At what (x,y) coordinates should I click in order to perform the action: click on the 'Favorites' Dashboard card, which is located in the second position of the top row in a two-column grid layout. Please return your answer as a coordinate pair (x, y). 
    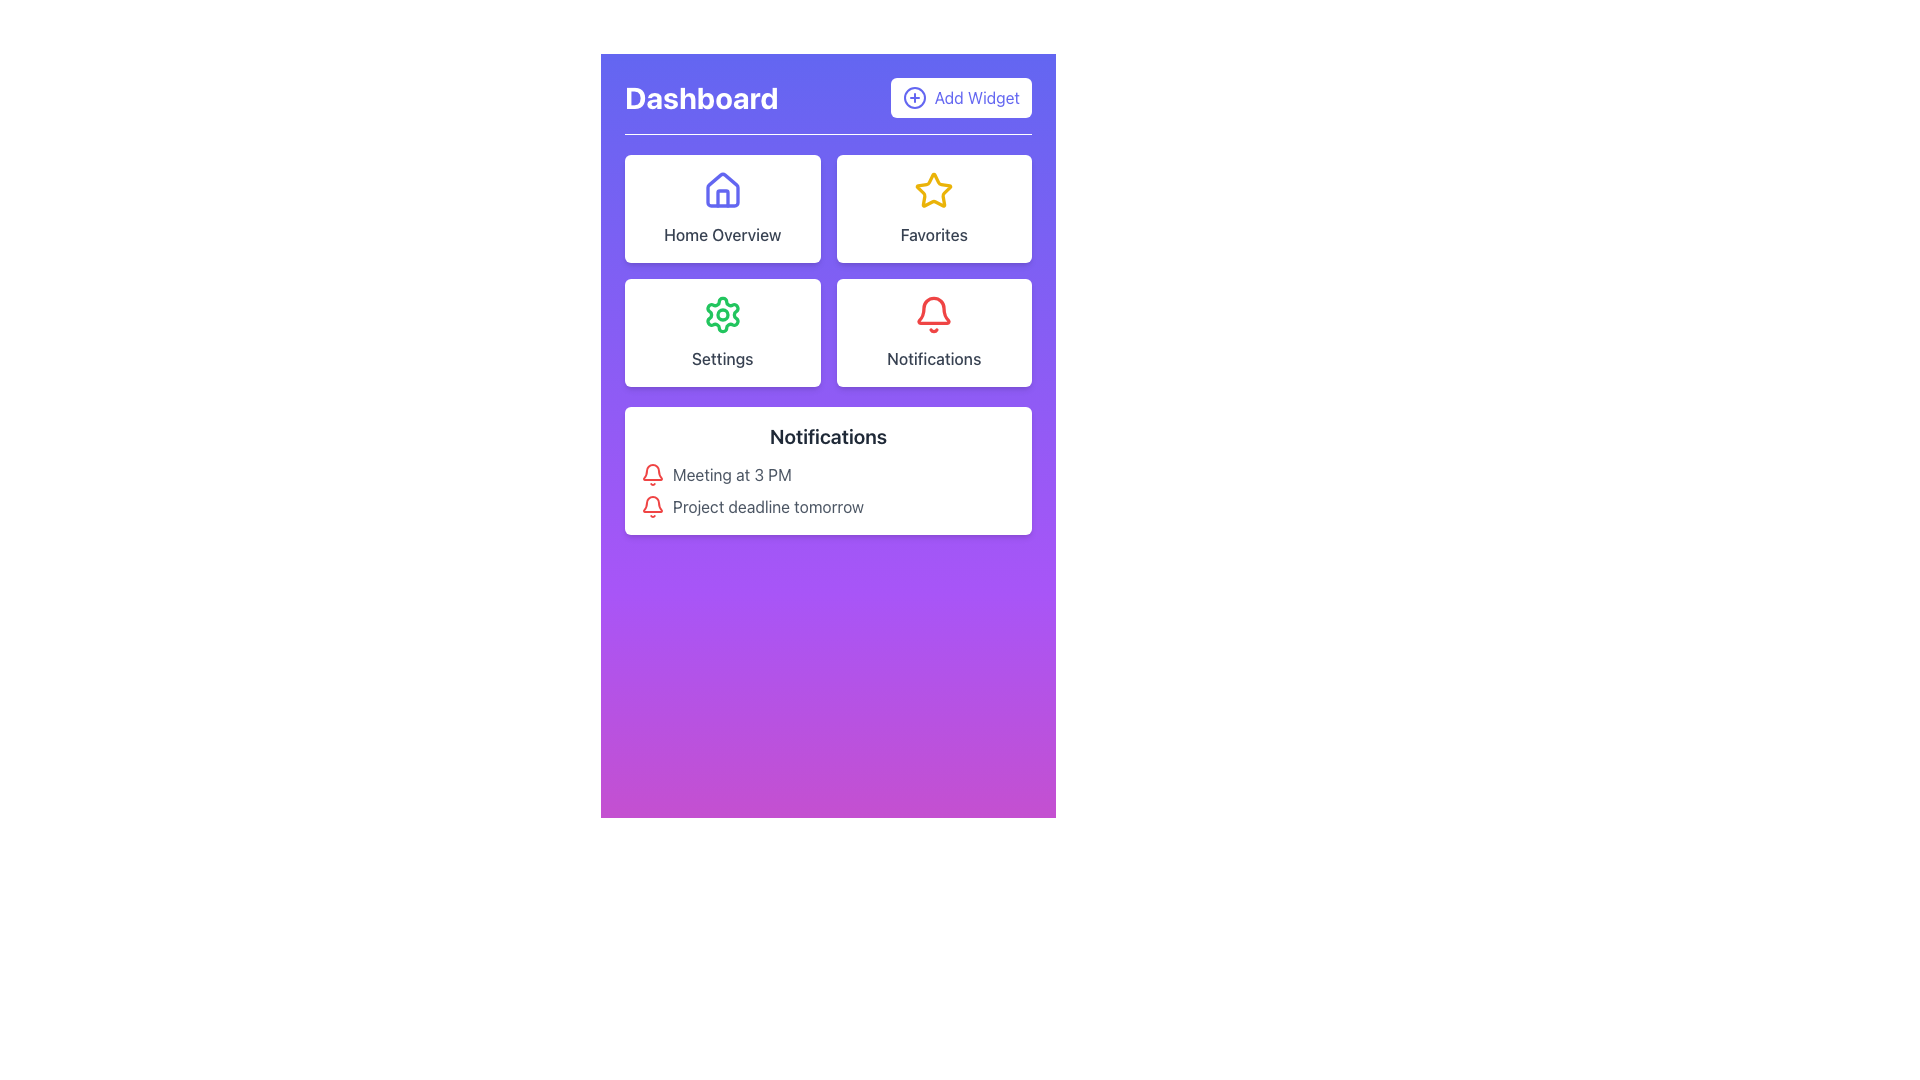
    Looking at the image, I should click on (933, 208).